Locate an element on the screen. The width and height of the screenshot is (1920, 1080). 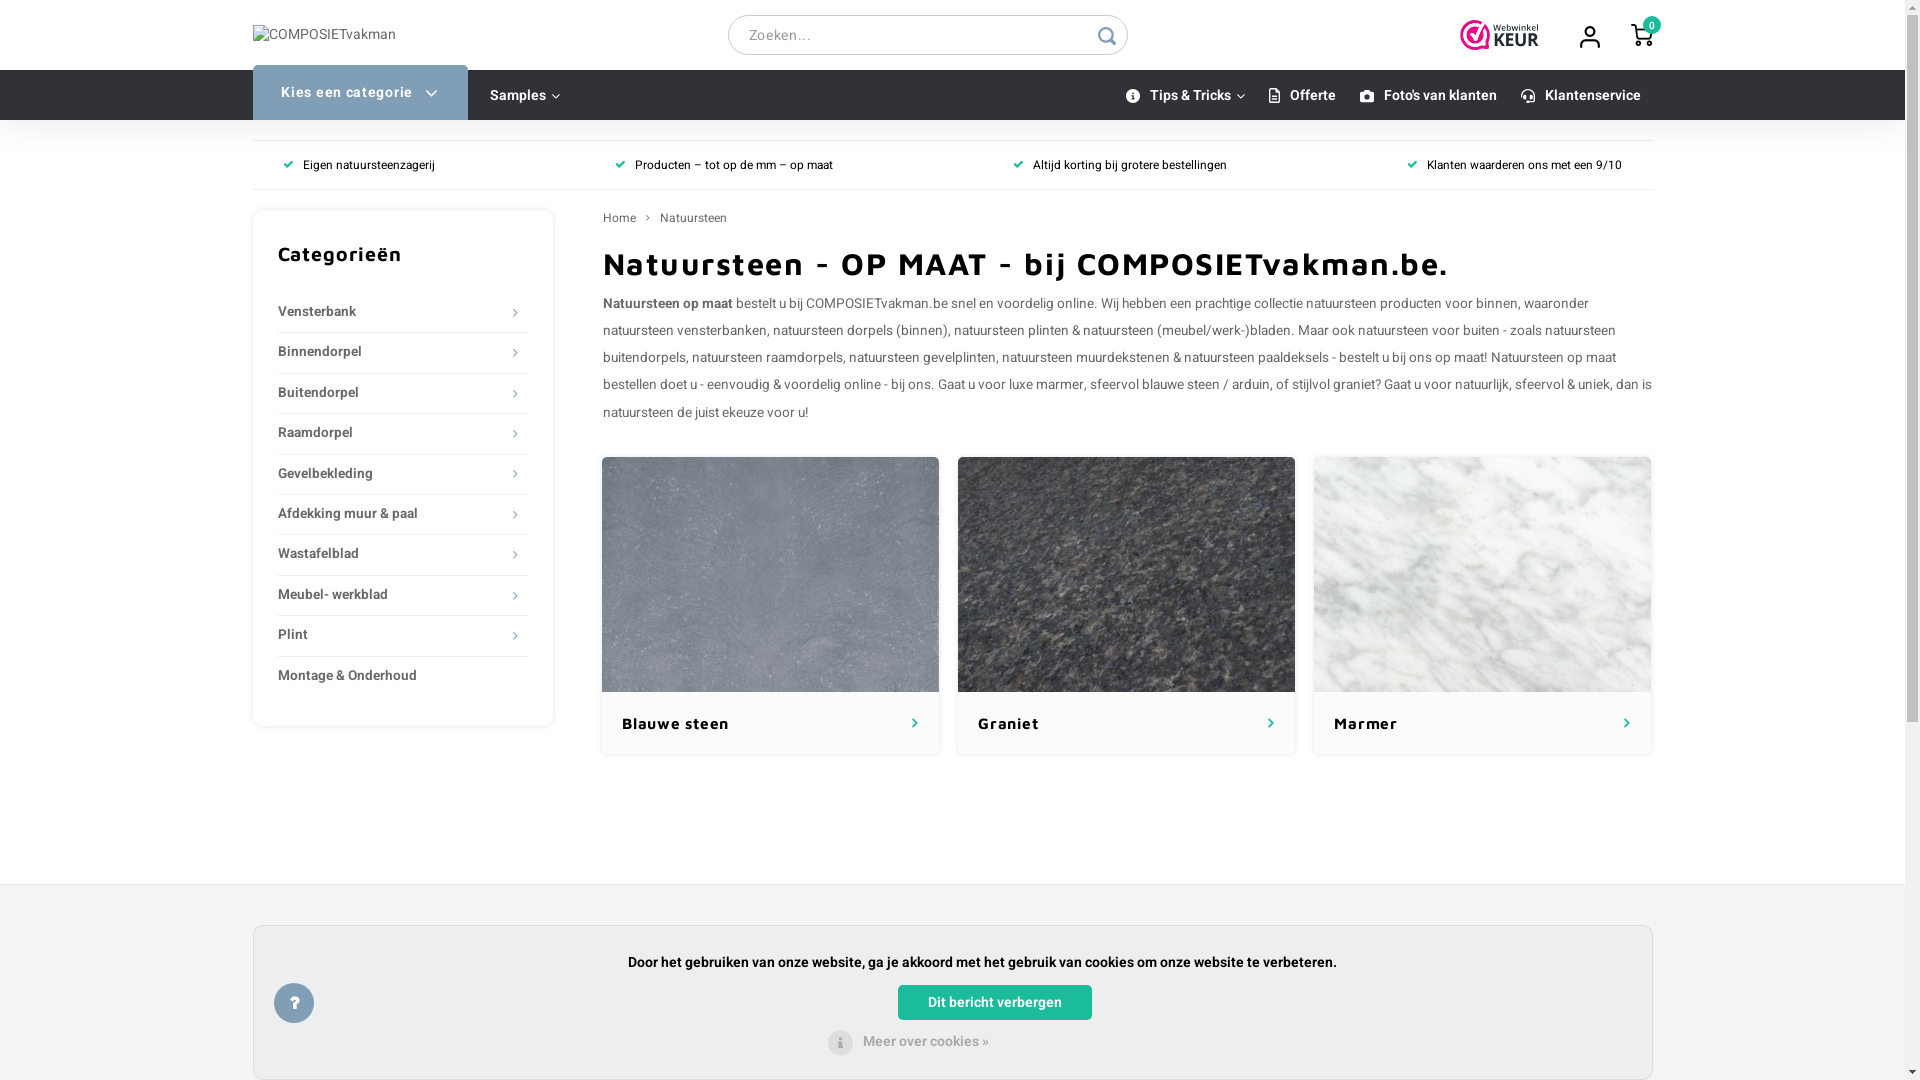
'Plint' is located at coordinates (390, 635).